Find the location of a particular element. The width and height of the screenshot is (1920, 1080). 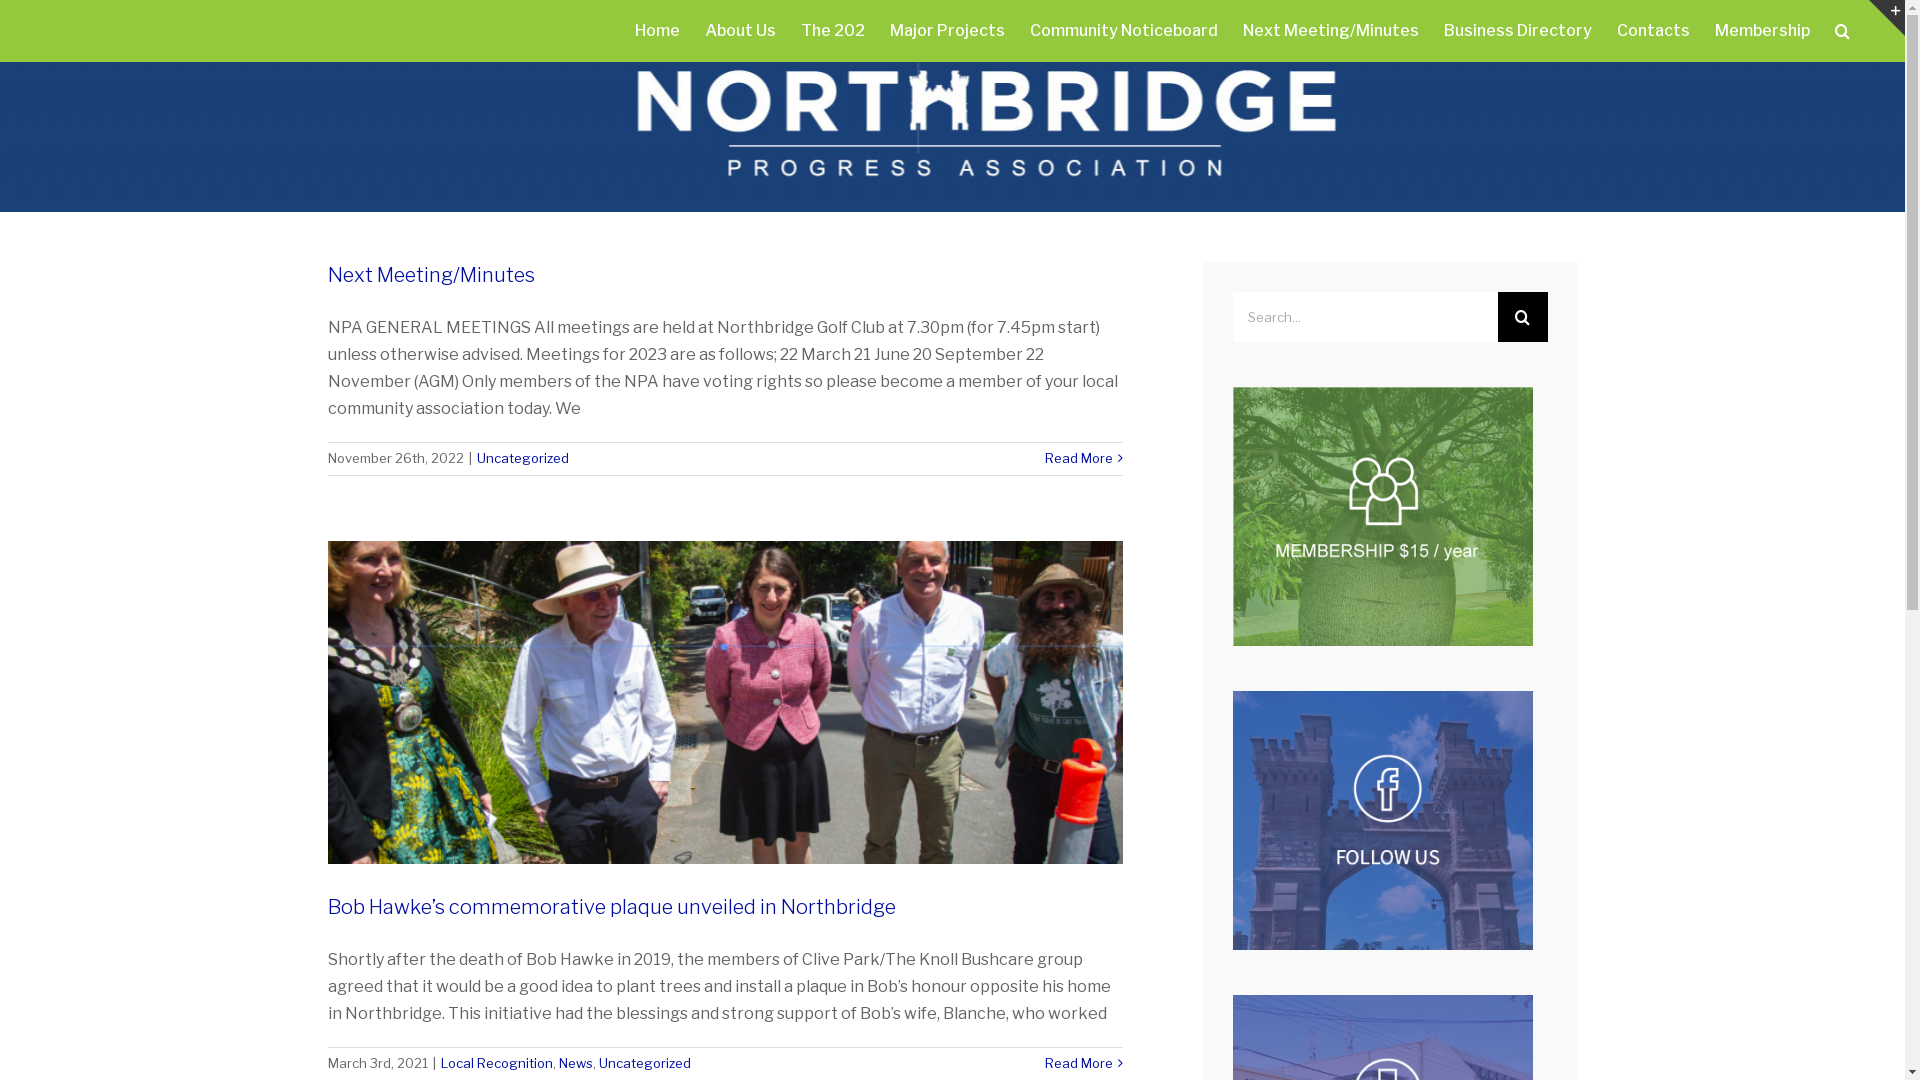

'Business Directory' is located at coordinates (1517, 30).